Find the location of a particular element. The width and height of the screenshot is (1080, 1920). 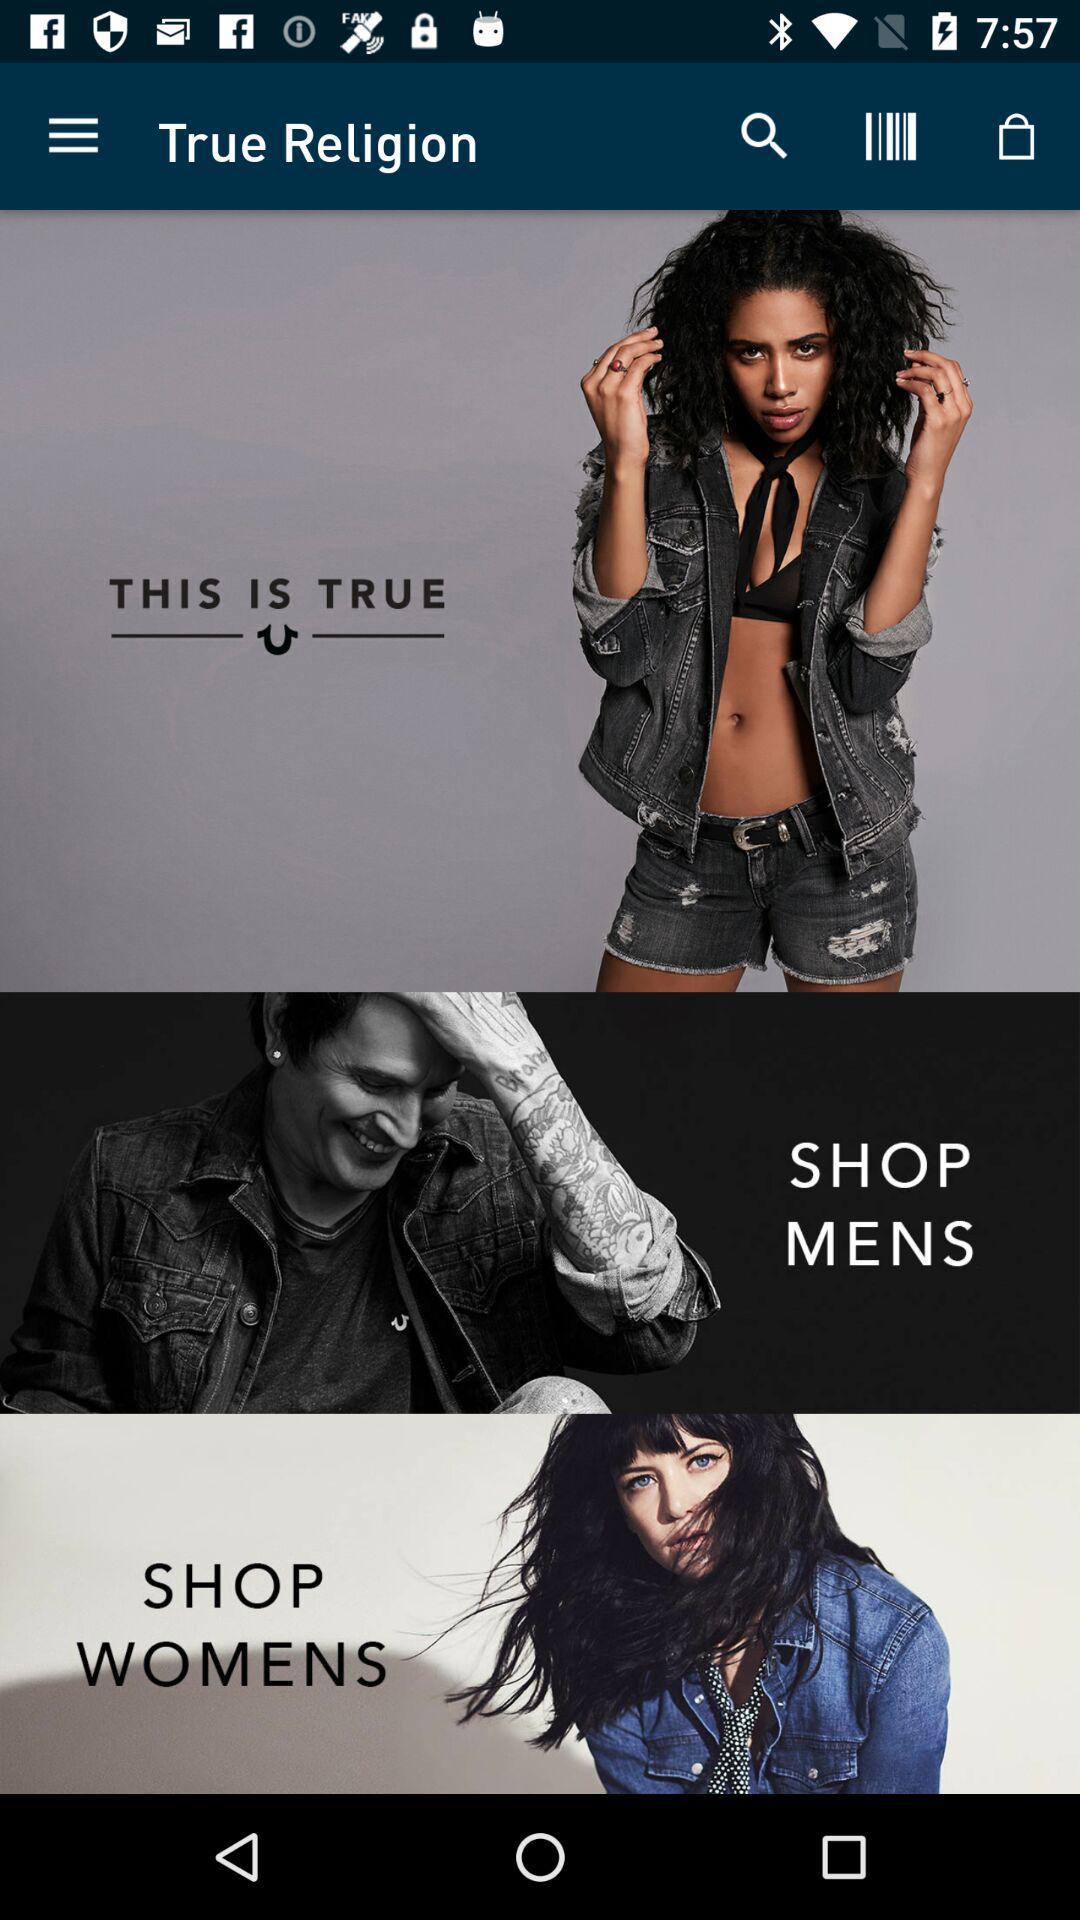

the item to the left of the true religion app is located at coordinates (72, 135).